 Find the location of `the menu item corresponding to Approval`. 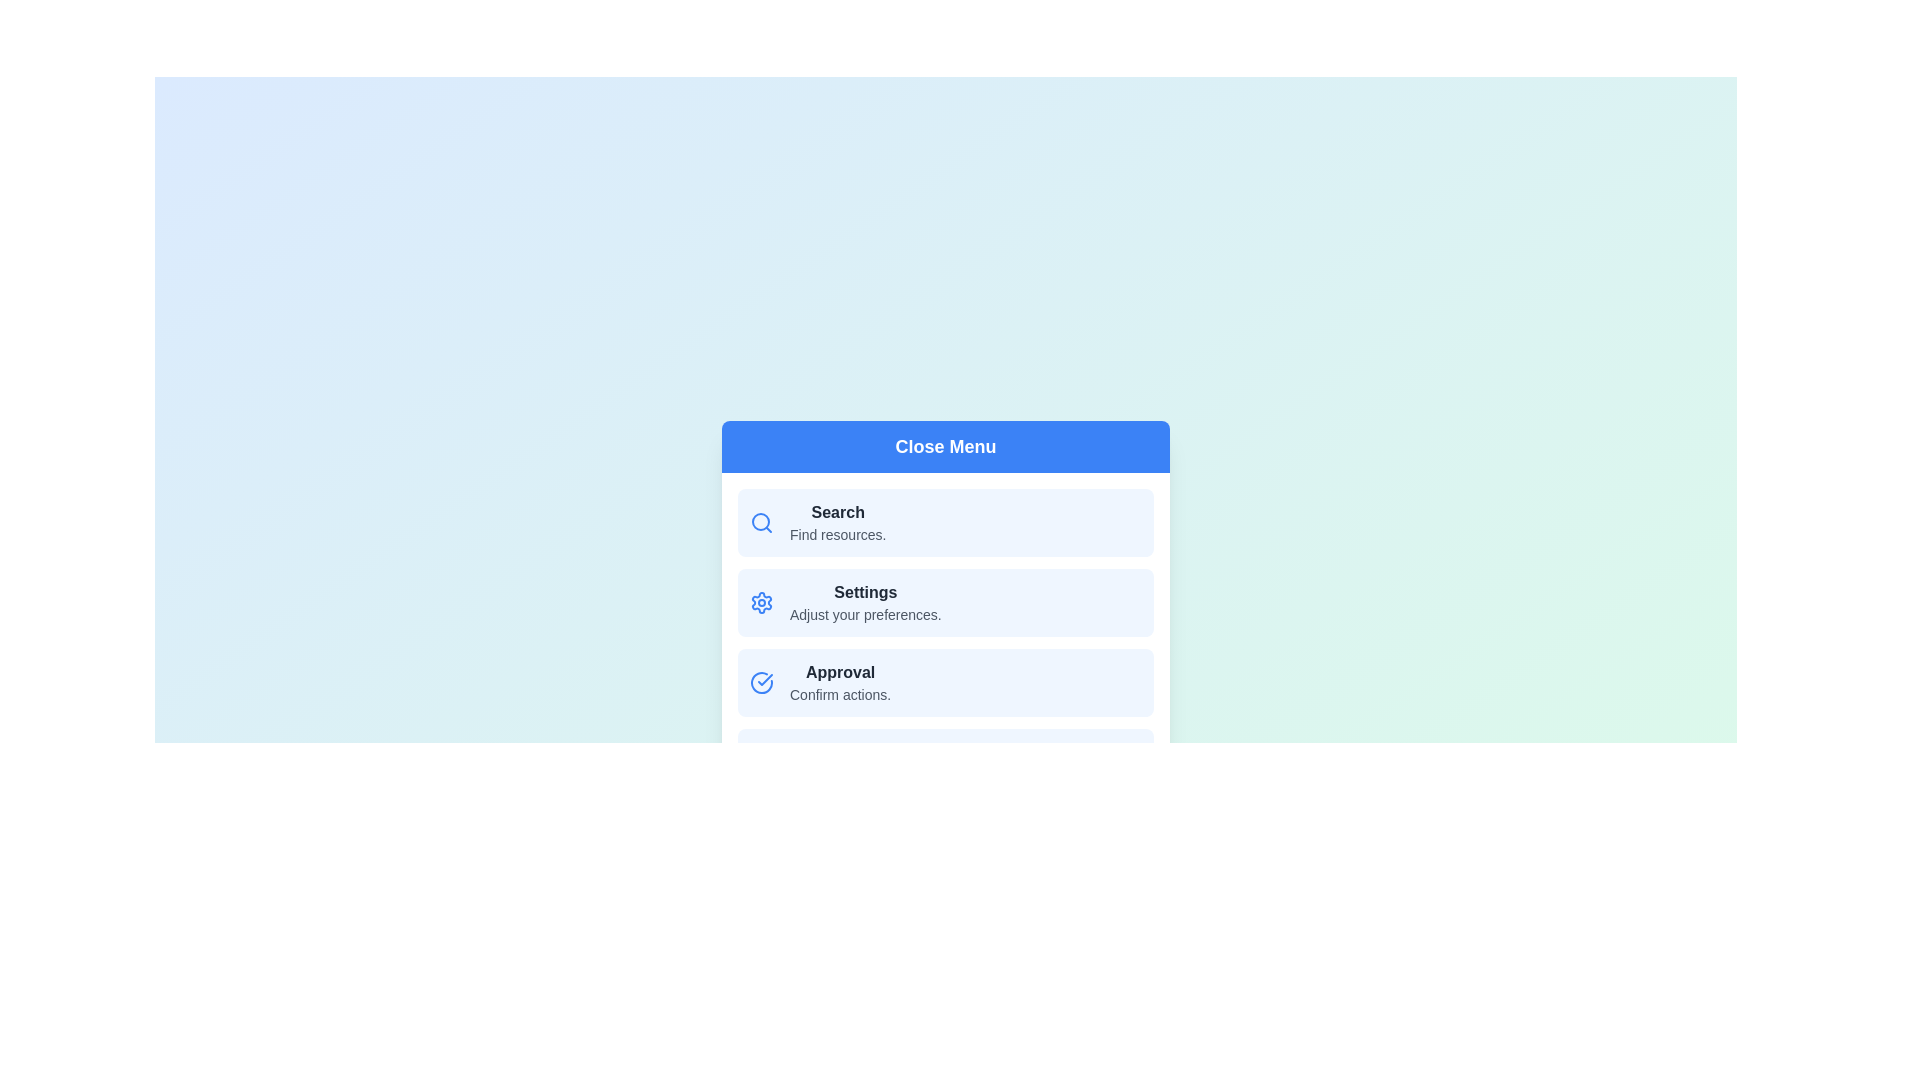

the menu item corresponding to Approval is located at coordinates (944, 681).